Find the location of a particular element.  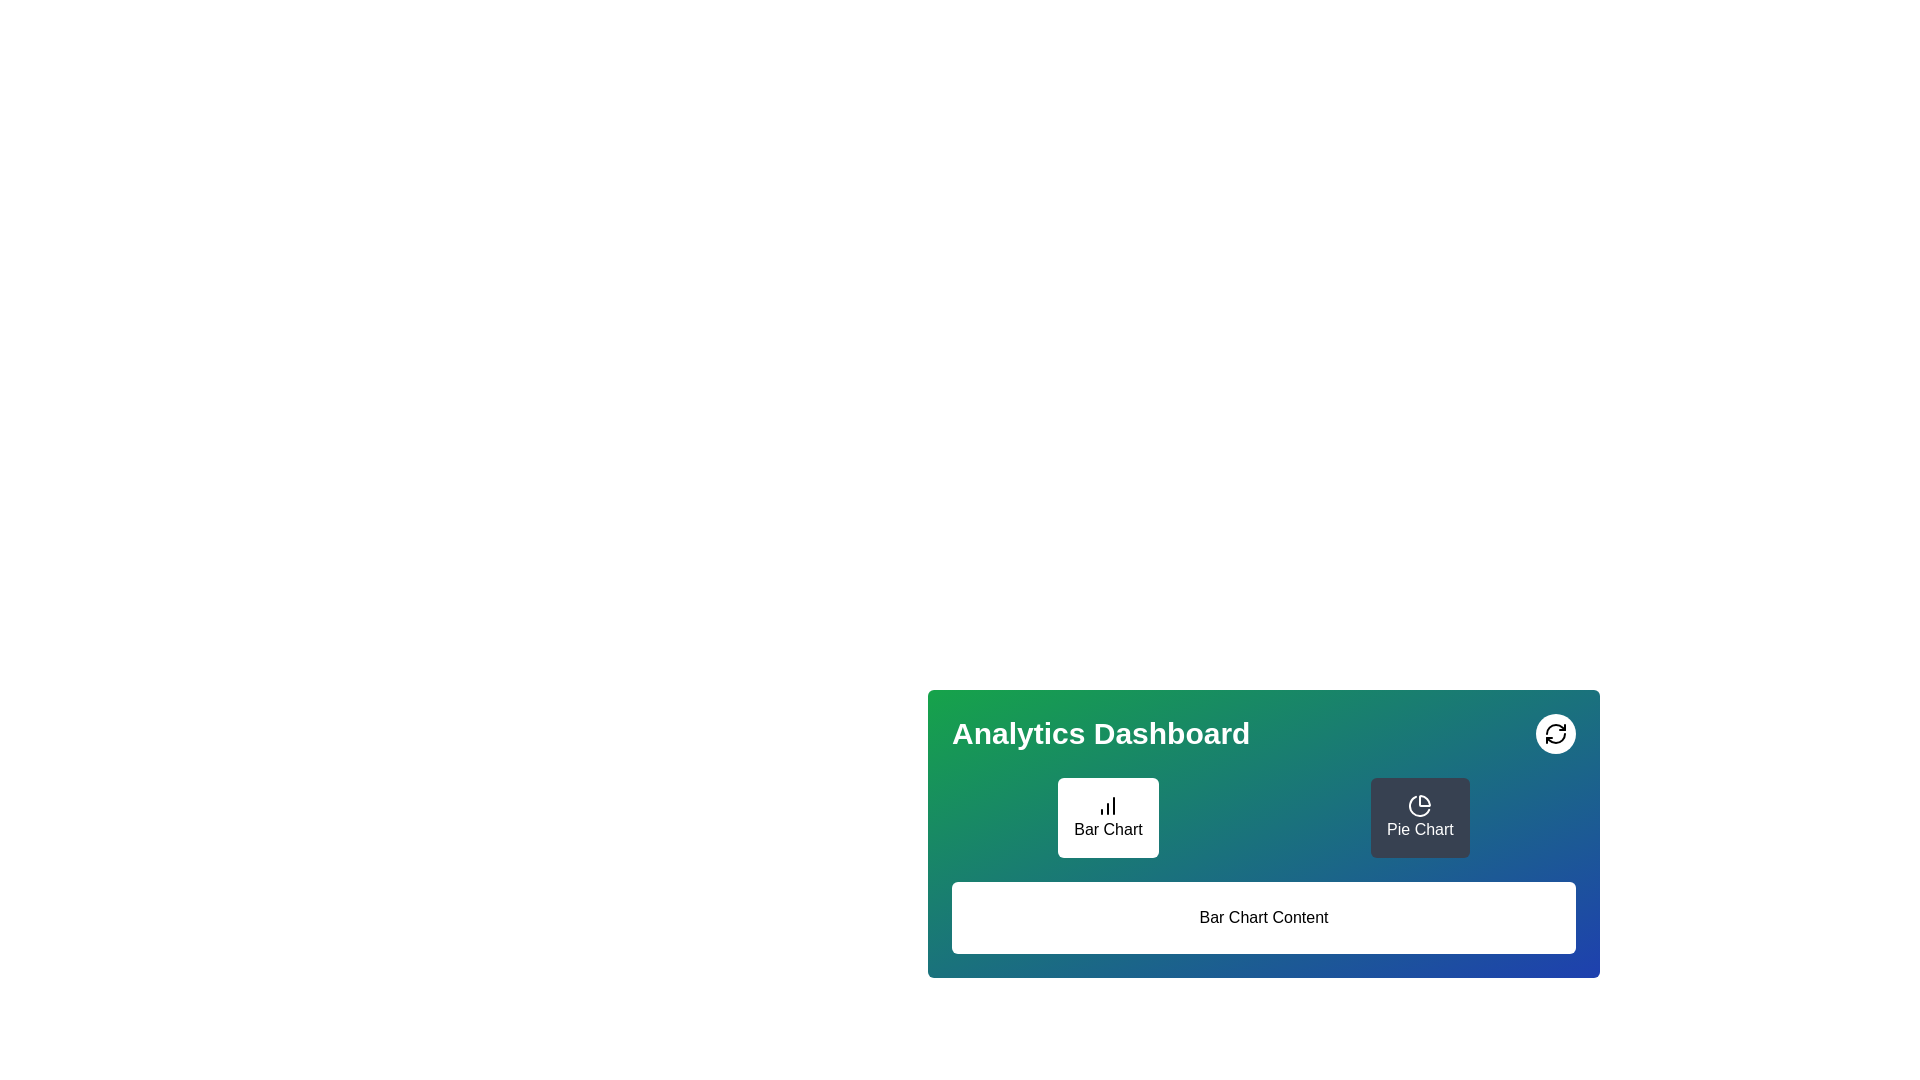

text displayed in the Text Display element located at the bottom of the 'Analytics Dashboard', beneath the 'Bar Chart' and 'Pie Chart' is located at coordinates (1262, 918).